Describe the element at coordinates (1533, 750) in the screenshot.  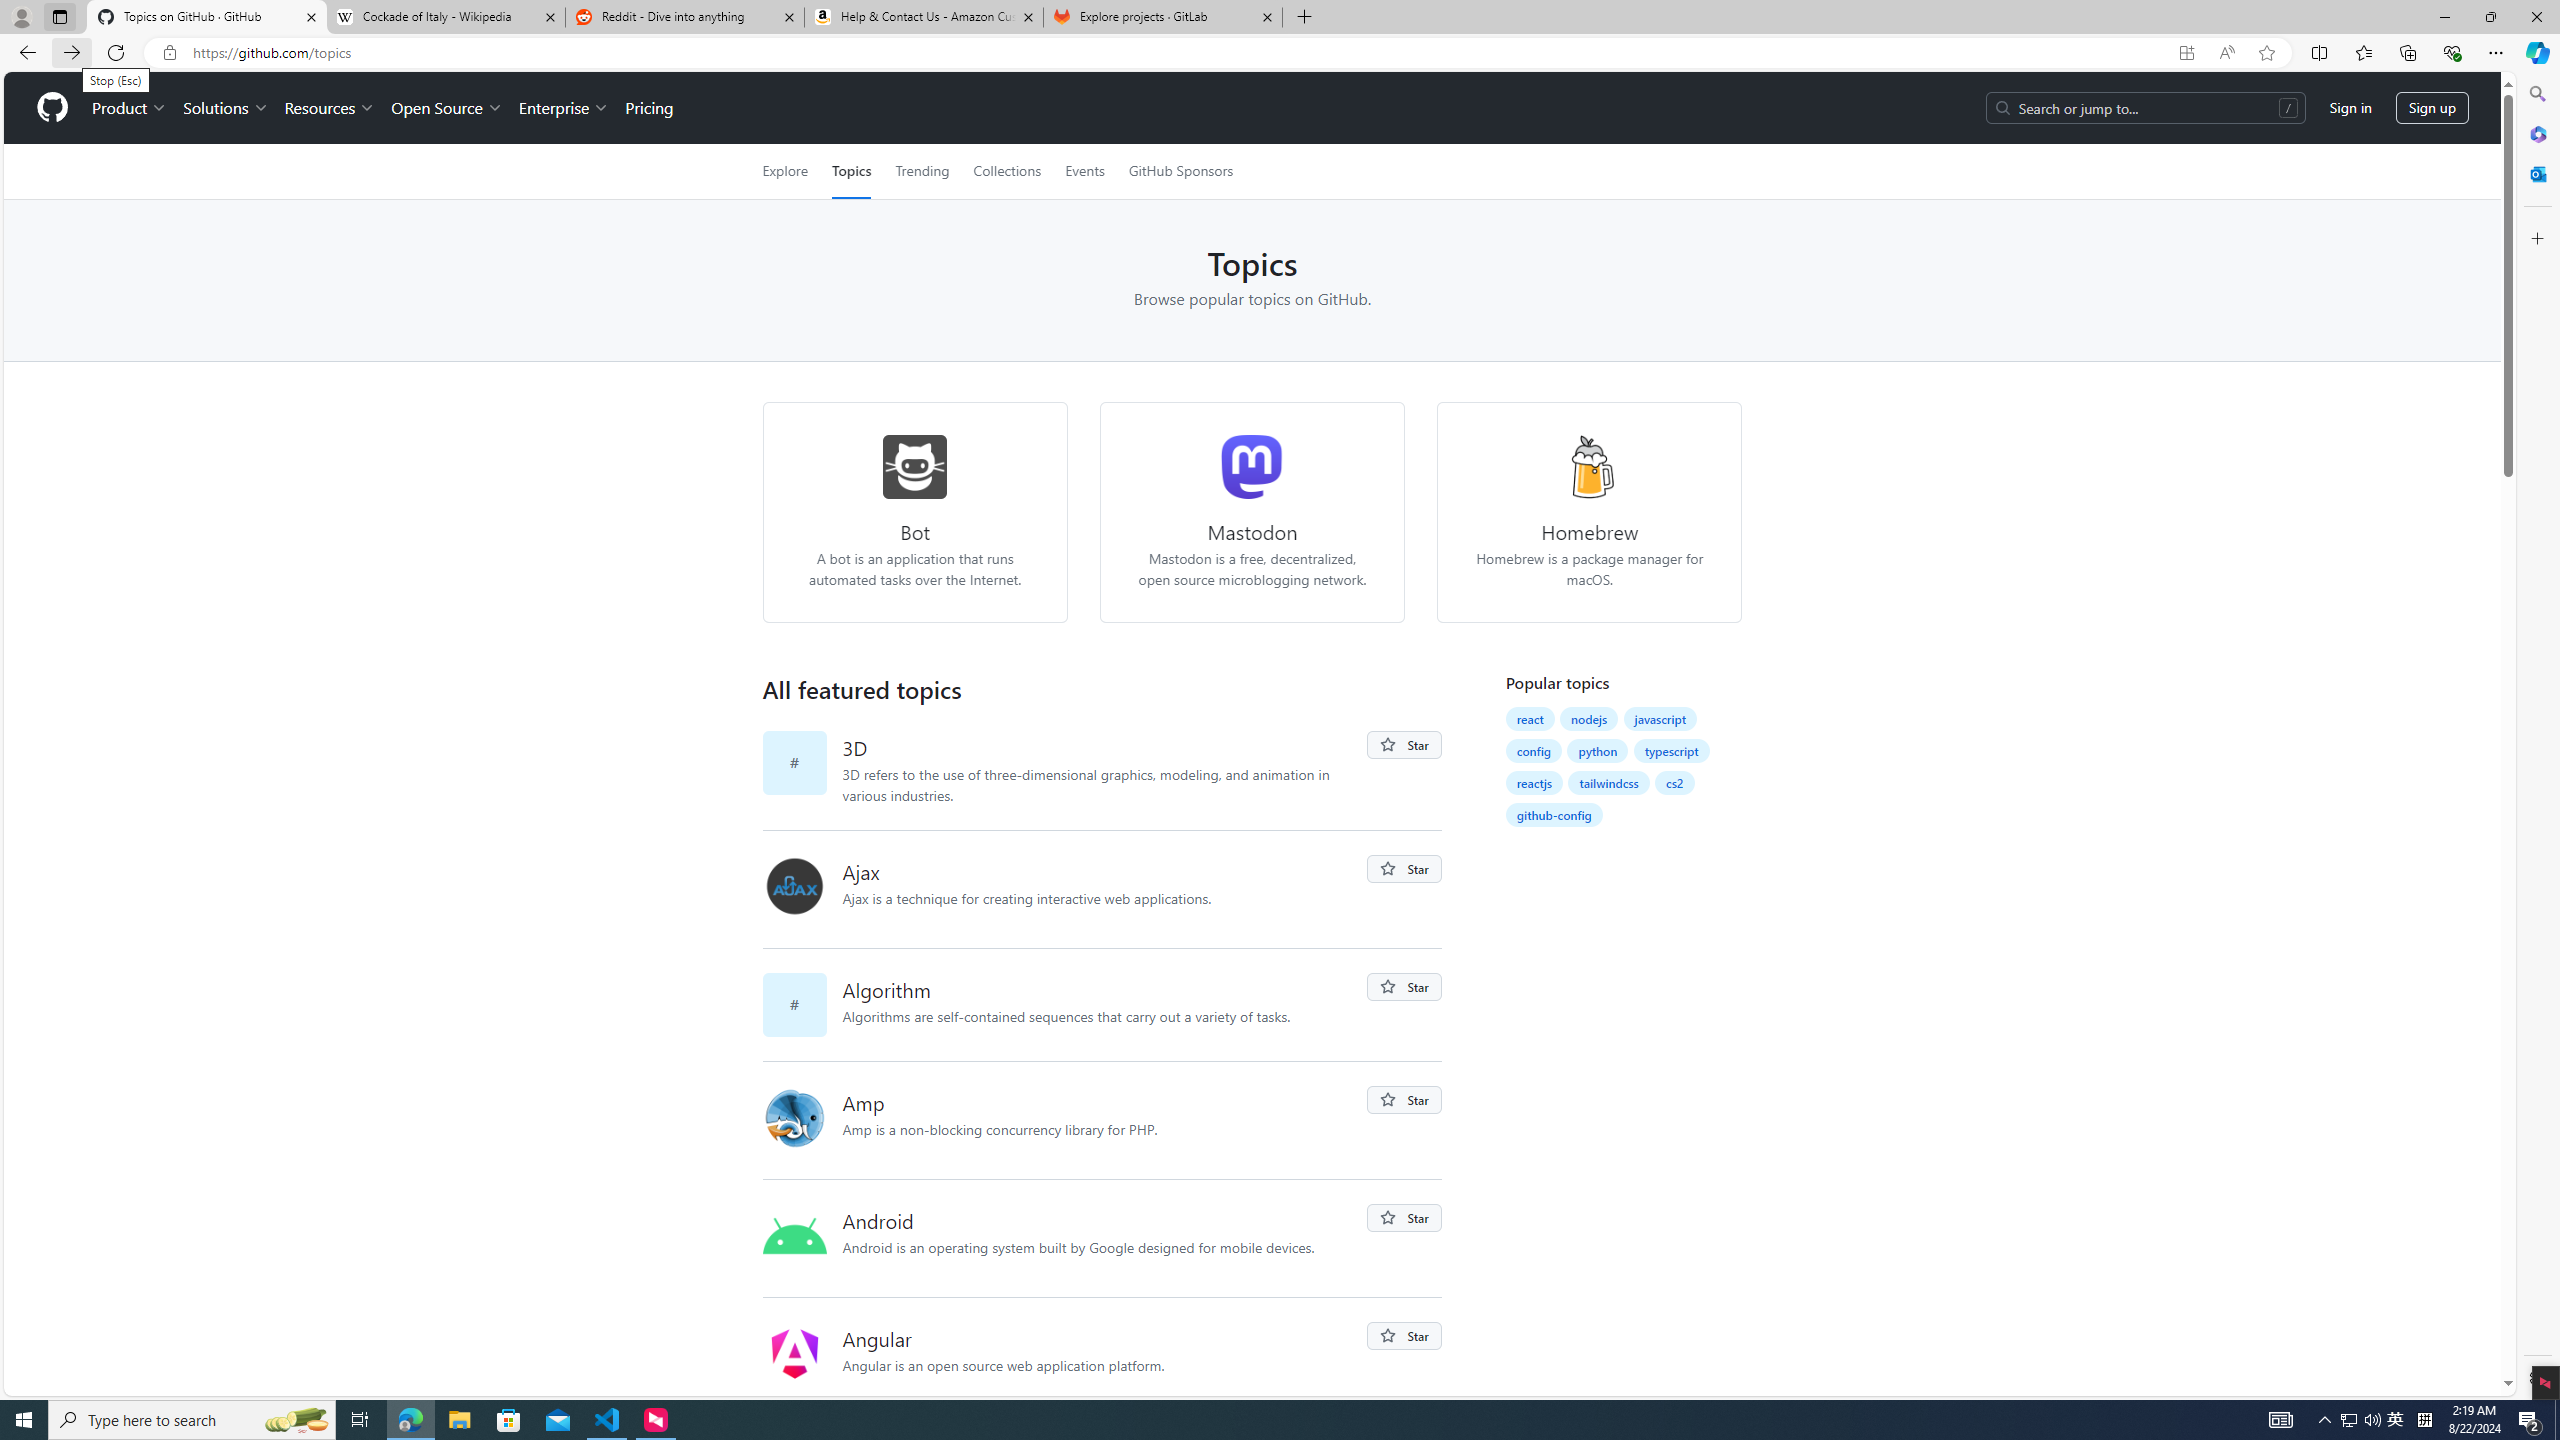
I see `'config'` at that location.